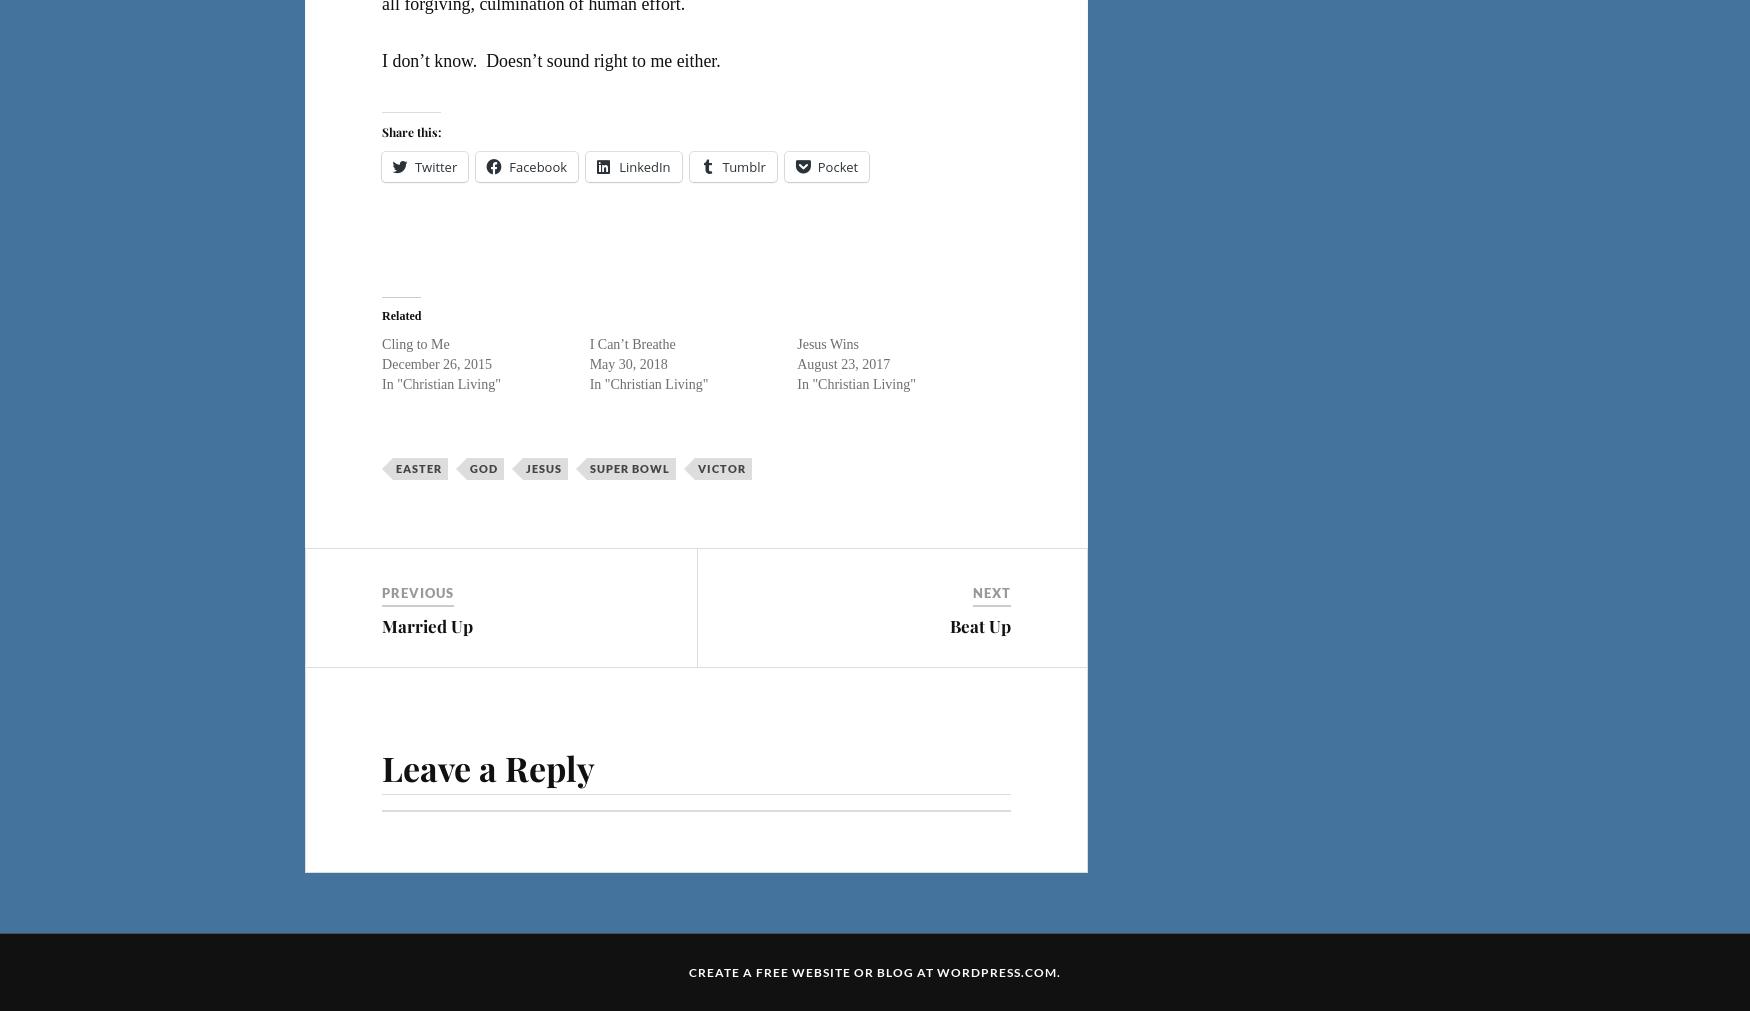 The height and width of the screenshot is (1011, 1750). What do you see at coordinates (550, 59) in the screenshot?
I see `'I don’t know.  Doesn’t sound right to me either.'` at bounding box center [550, 59].